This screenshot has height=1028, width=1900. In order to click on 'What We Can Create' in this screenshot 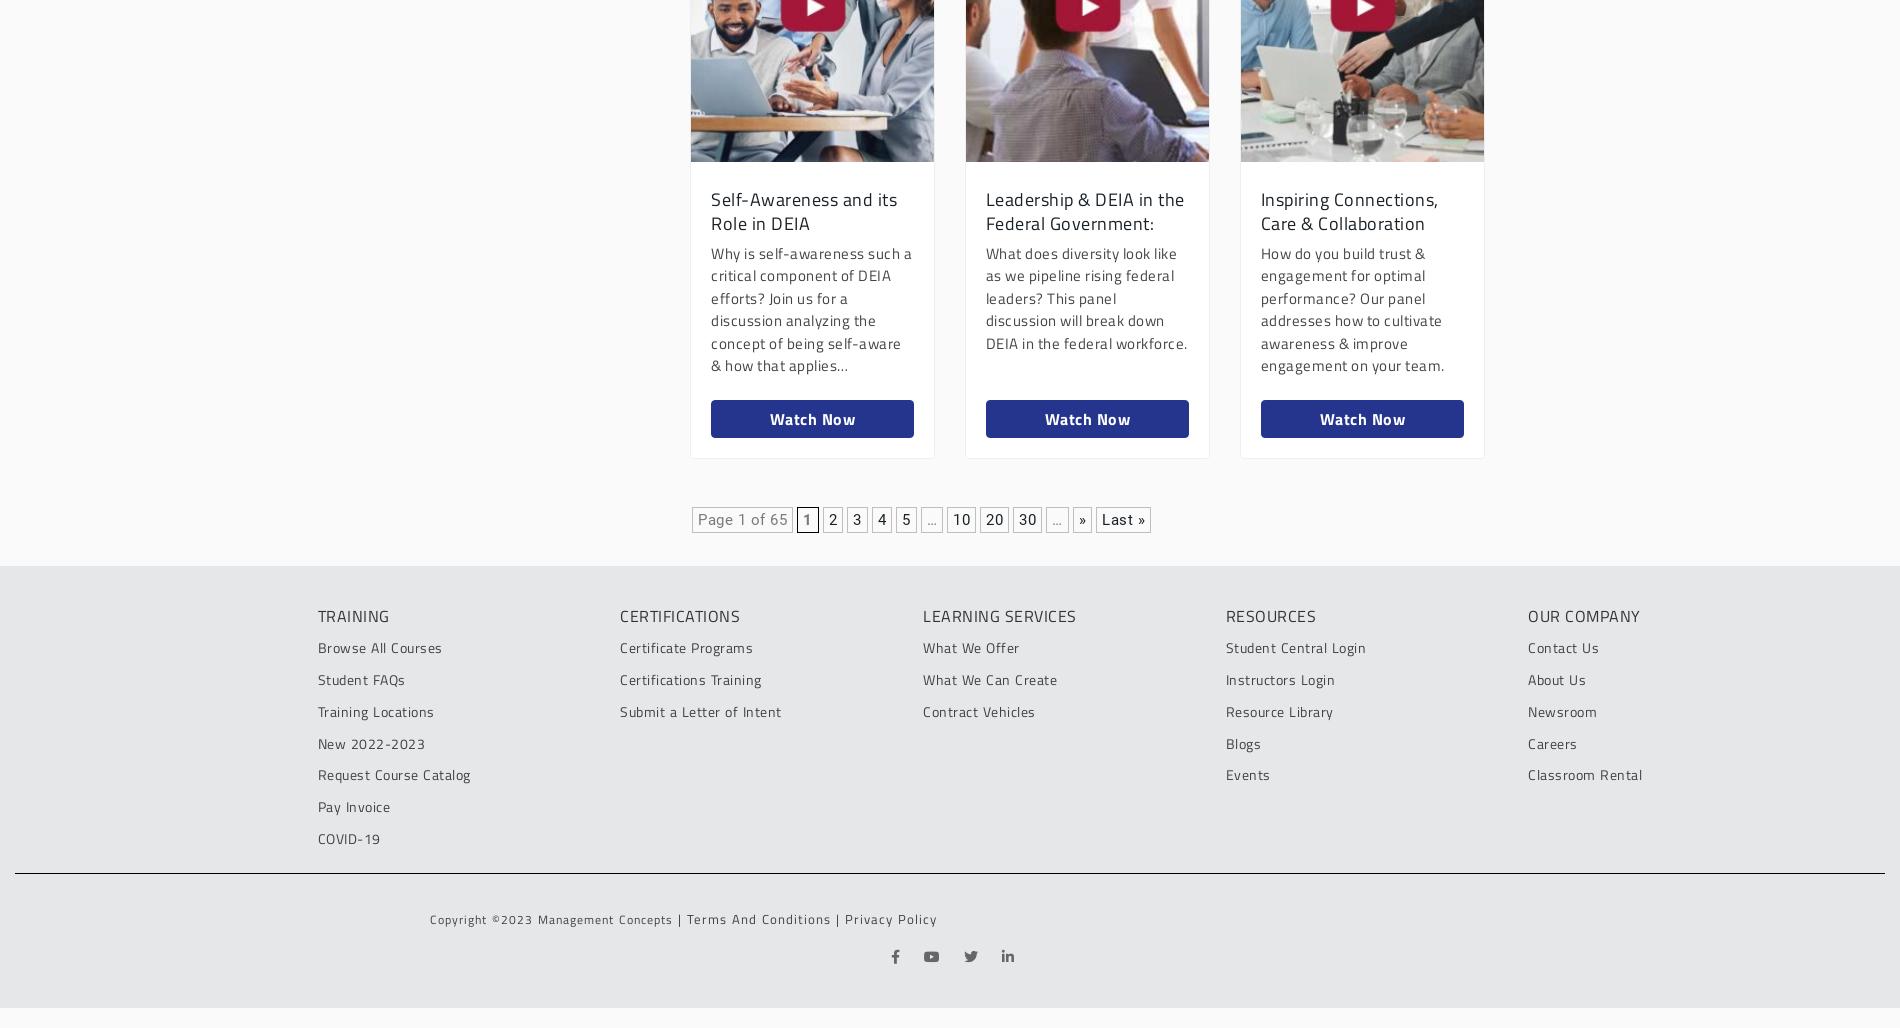, I will do `click(922, 679)`.